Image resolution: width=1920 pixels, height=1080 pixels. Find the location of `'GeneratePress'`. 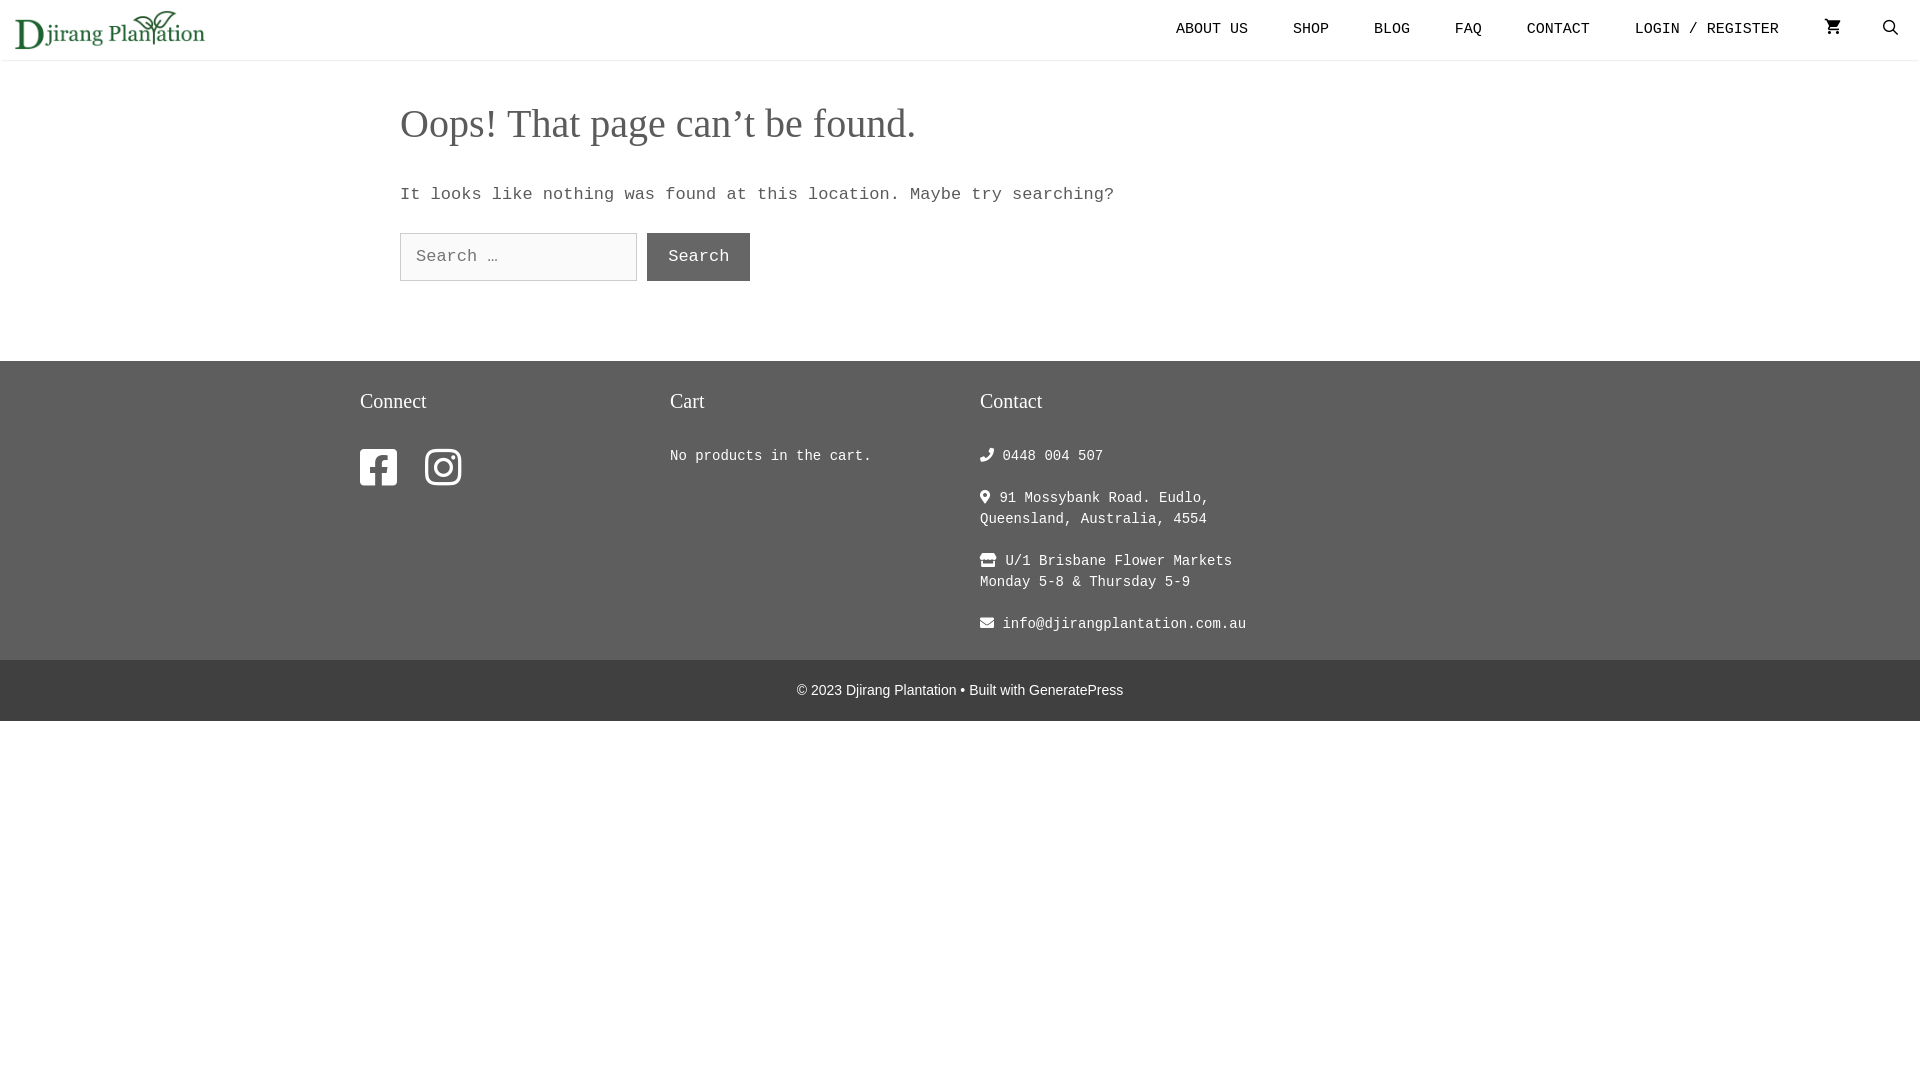

'GeneratePress' is located at coordinates (1074, 689).